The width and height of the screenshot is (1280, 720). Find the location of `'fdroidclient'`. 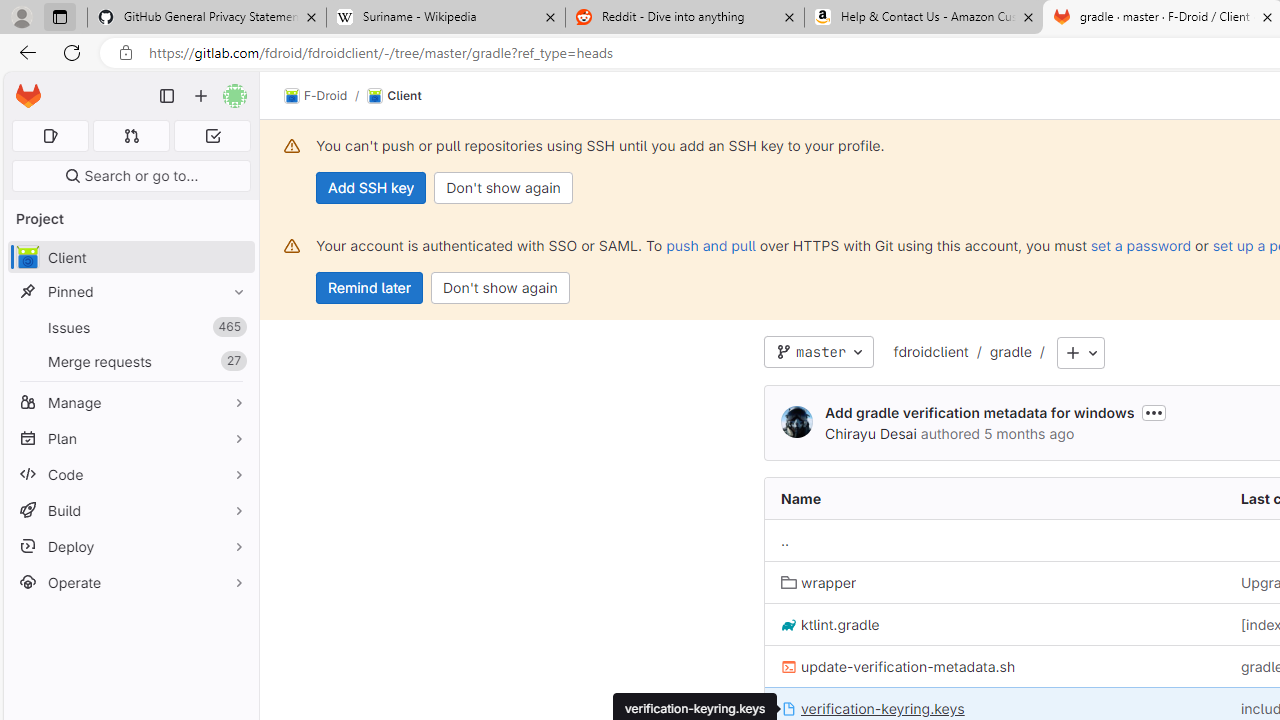

'fdroidclient' is located at coordinates (930, 352).